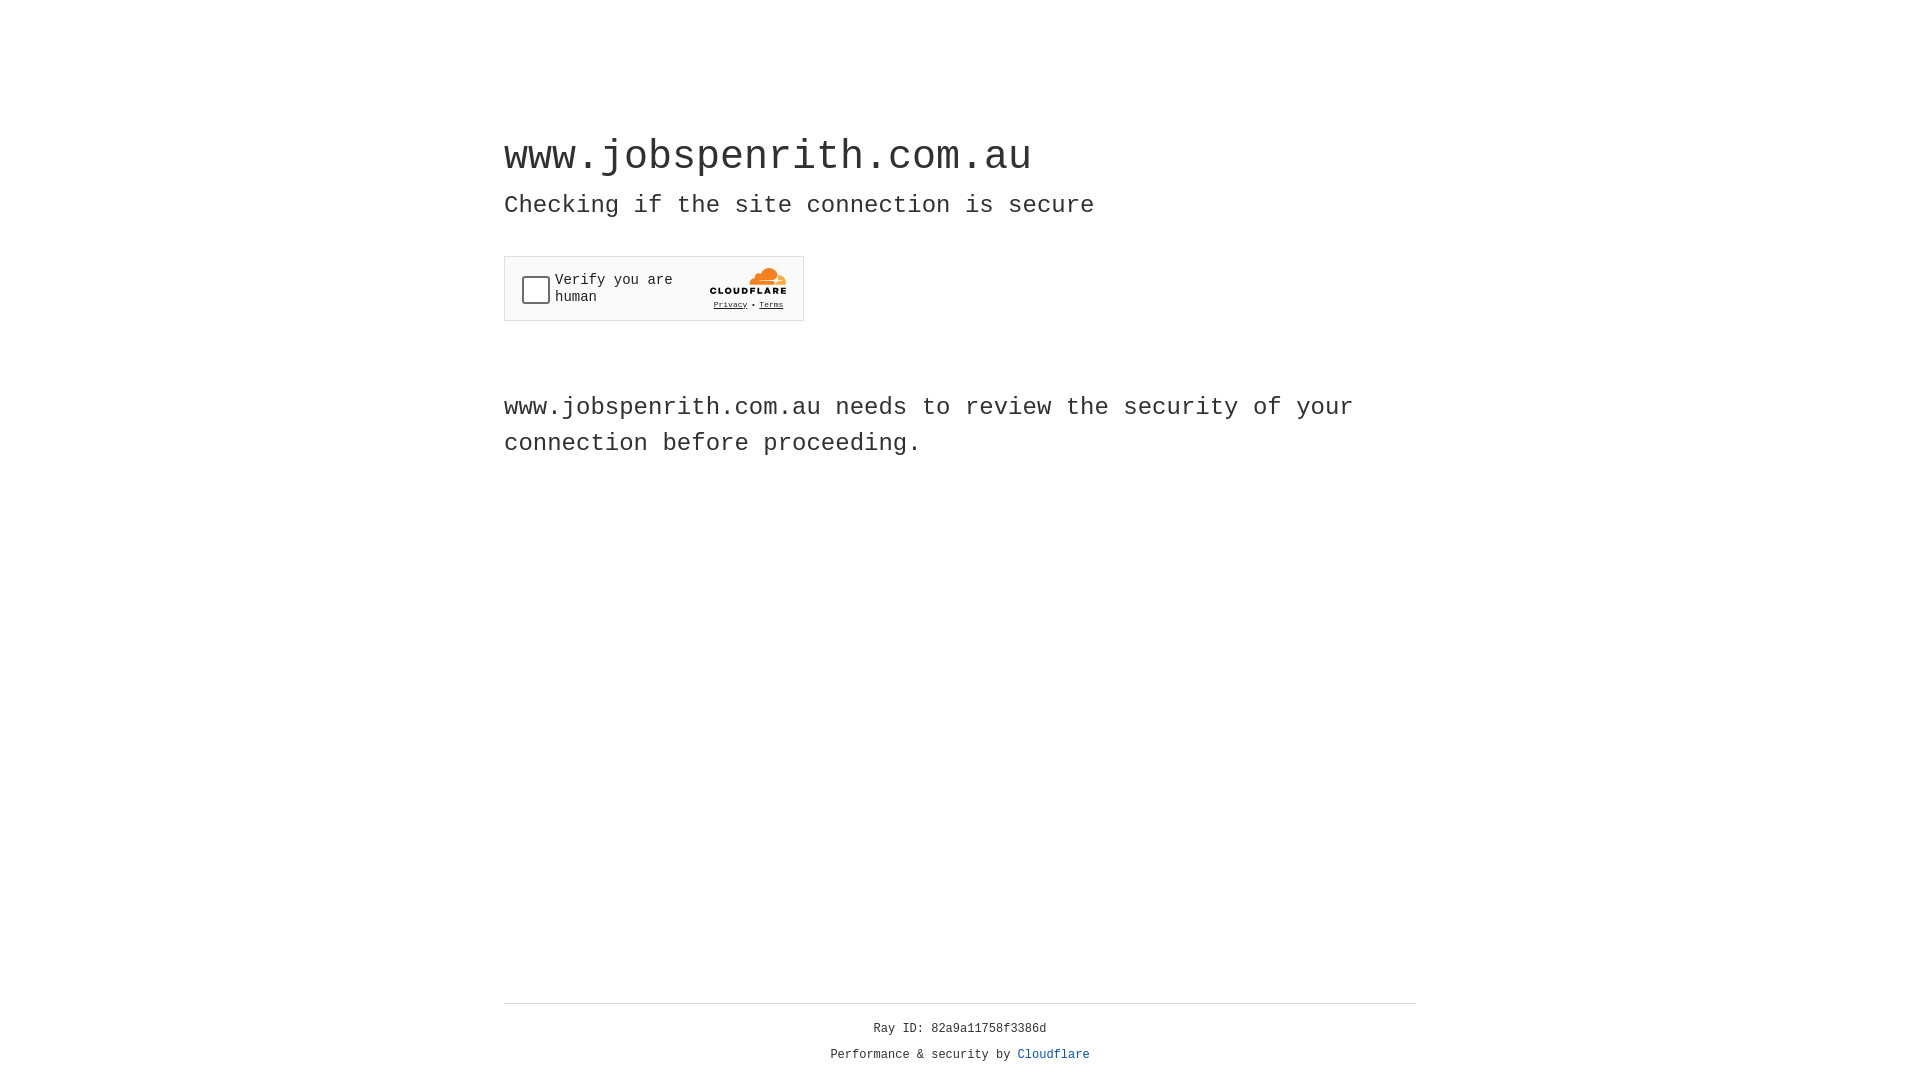 The width and height of the screenshot is (1920, 1080). What do you see at coordinates (1017, 1054) in the screenshot?
I see `'Cloudflare'` at bounding box center [1017, 1054].